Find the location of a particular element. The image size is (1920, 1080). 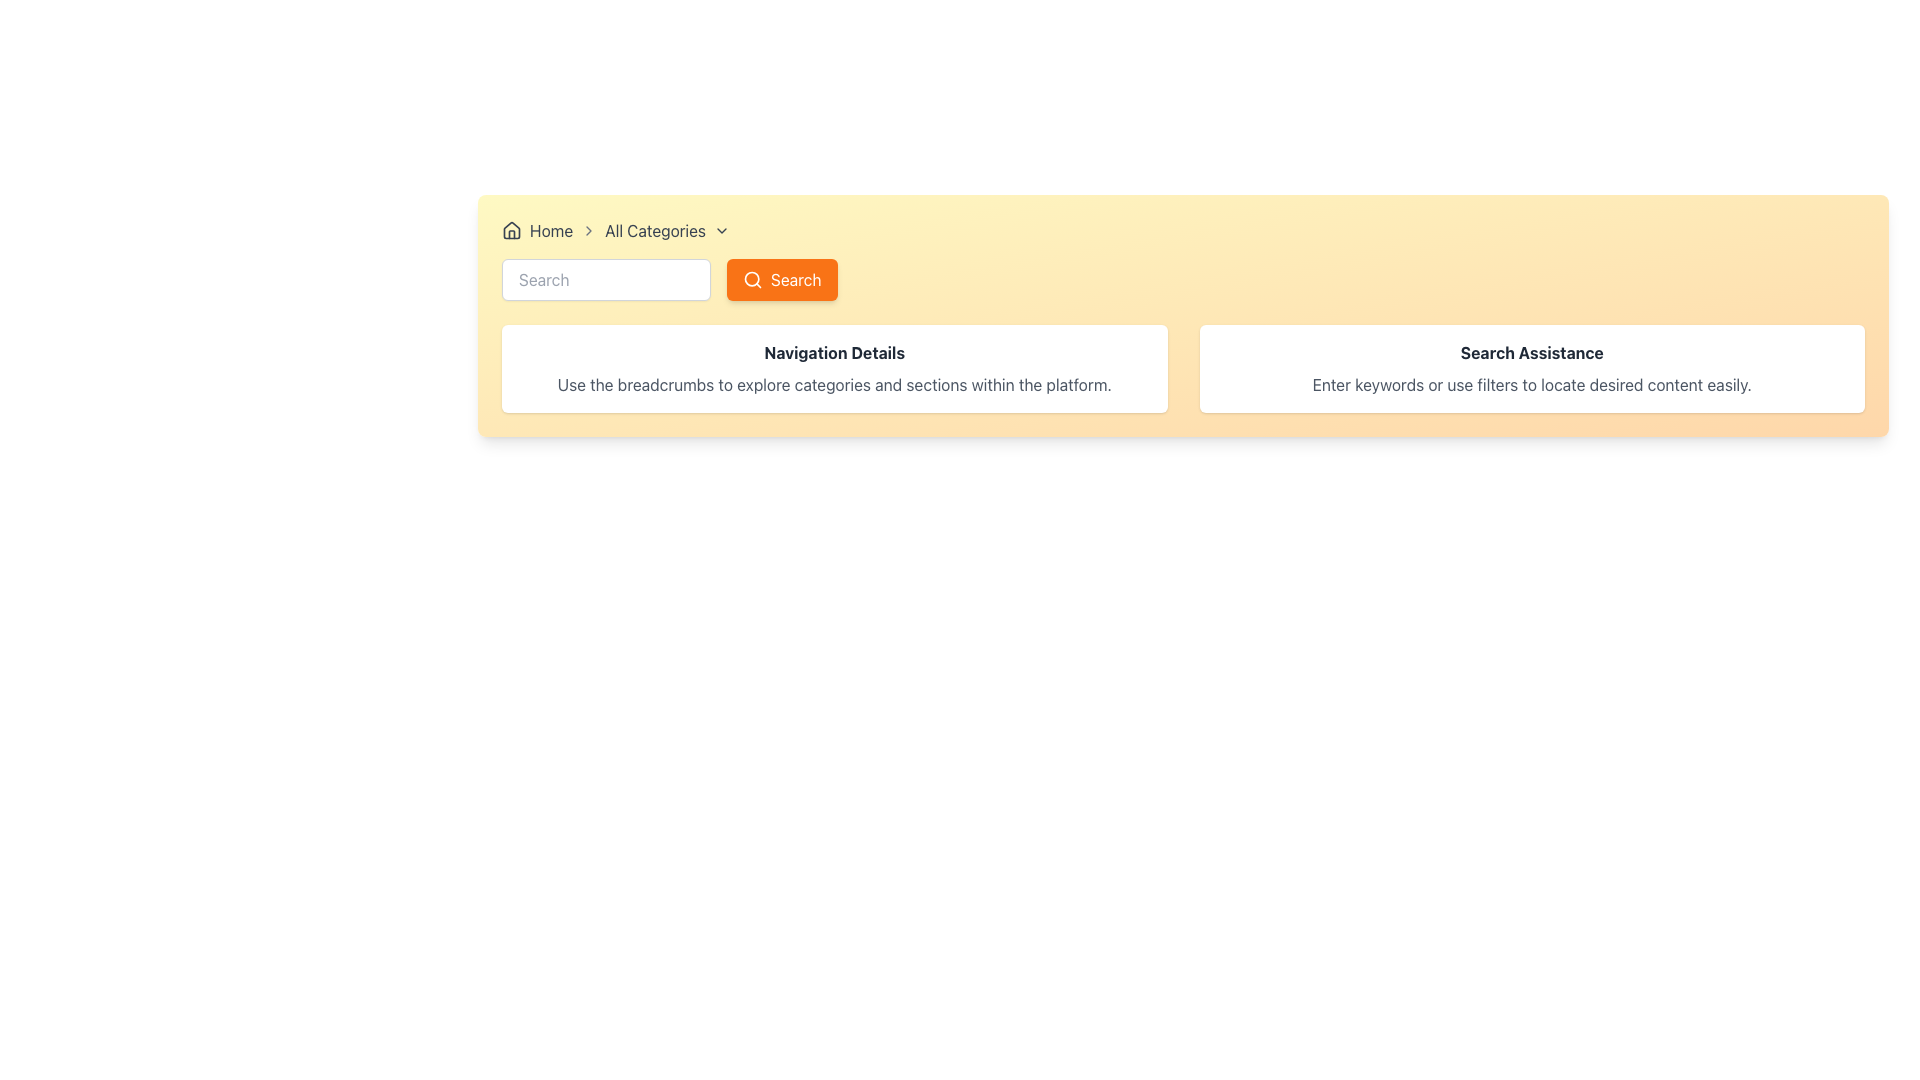

the Breadcrumb navigation section, which includes 'Home' and 'All Categories' labels is located at coordinates (614, 230).